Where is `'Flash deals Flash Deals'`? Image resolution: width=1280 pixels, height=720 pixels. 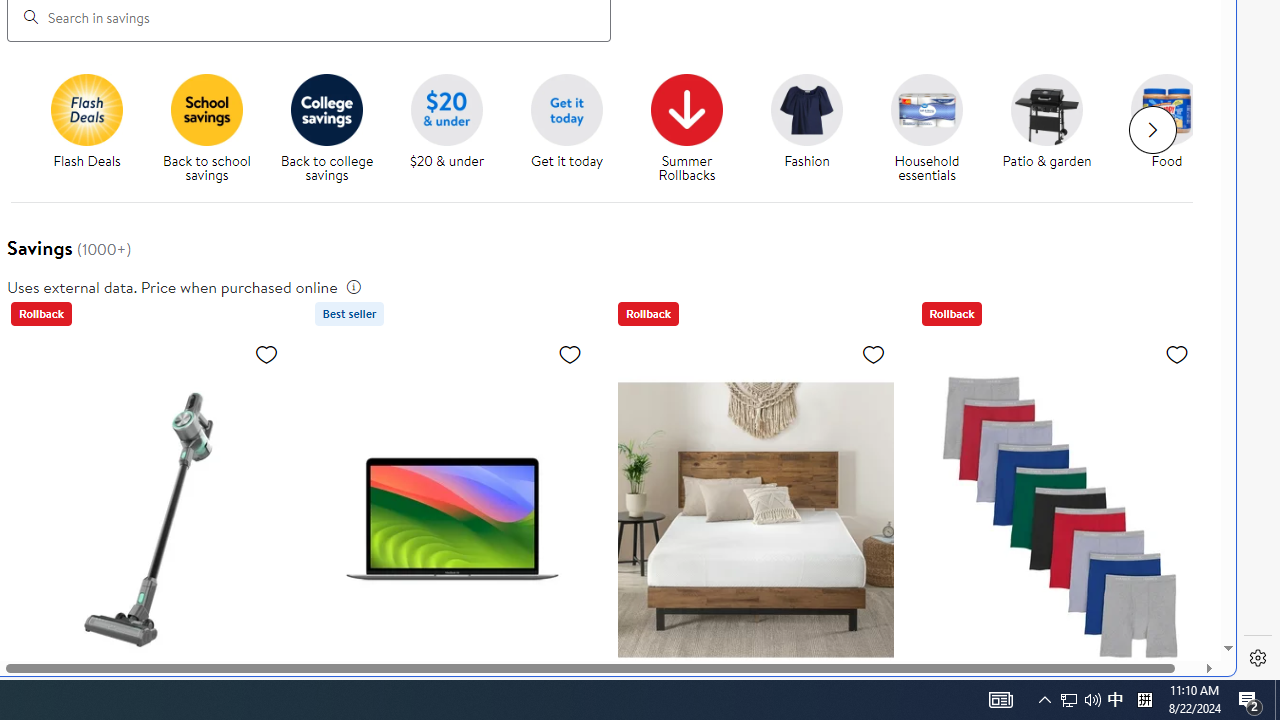
'Flash deals Flash Deals' is located at coordinates (86, 122).